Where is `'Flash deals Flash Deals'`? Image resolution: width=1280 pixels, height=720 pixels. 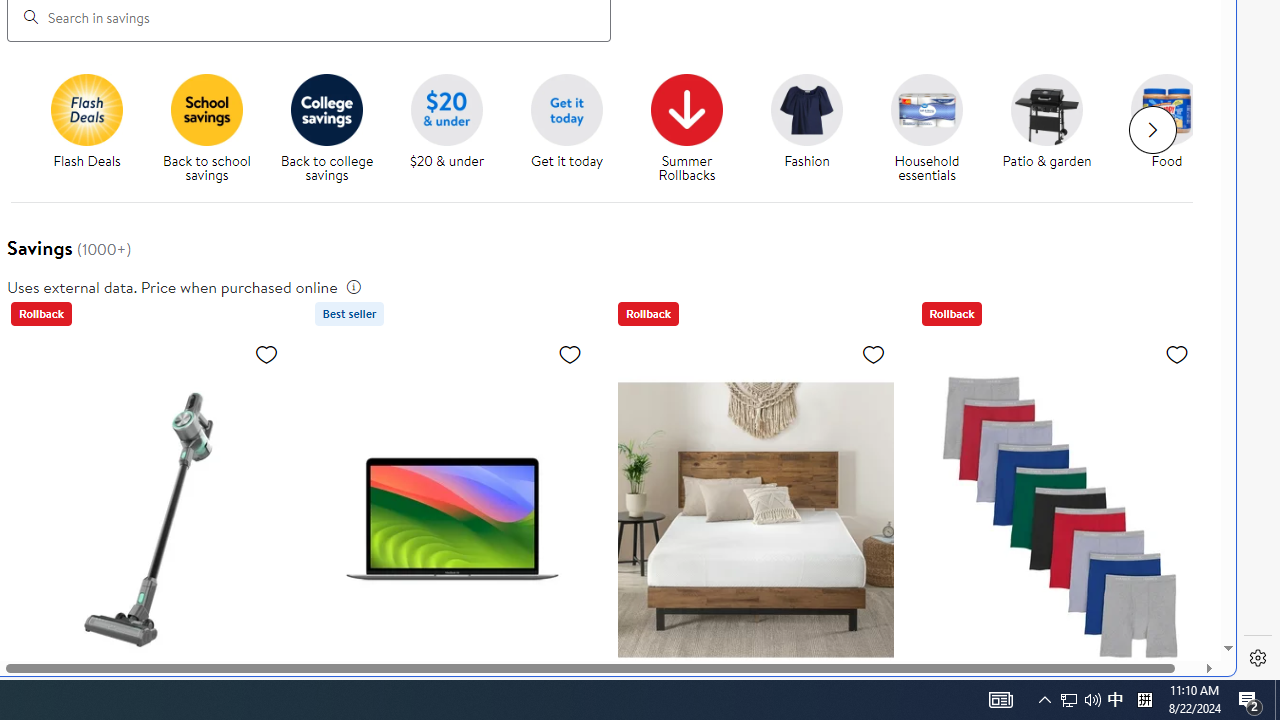
'Flash deals Flash Deals' is located at coordinates (86, 122).